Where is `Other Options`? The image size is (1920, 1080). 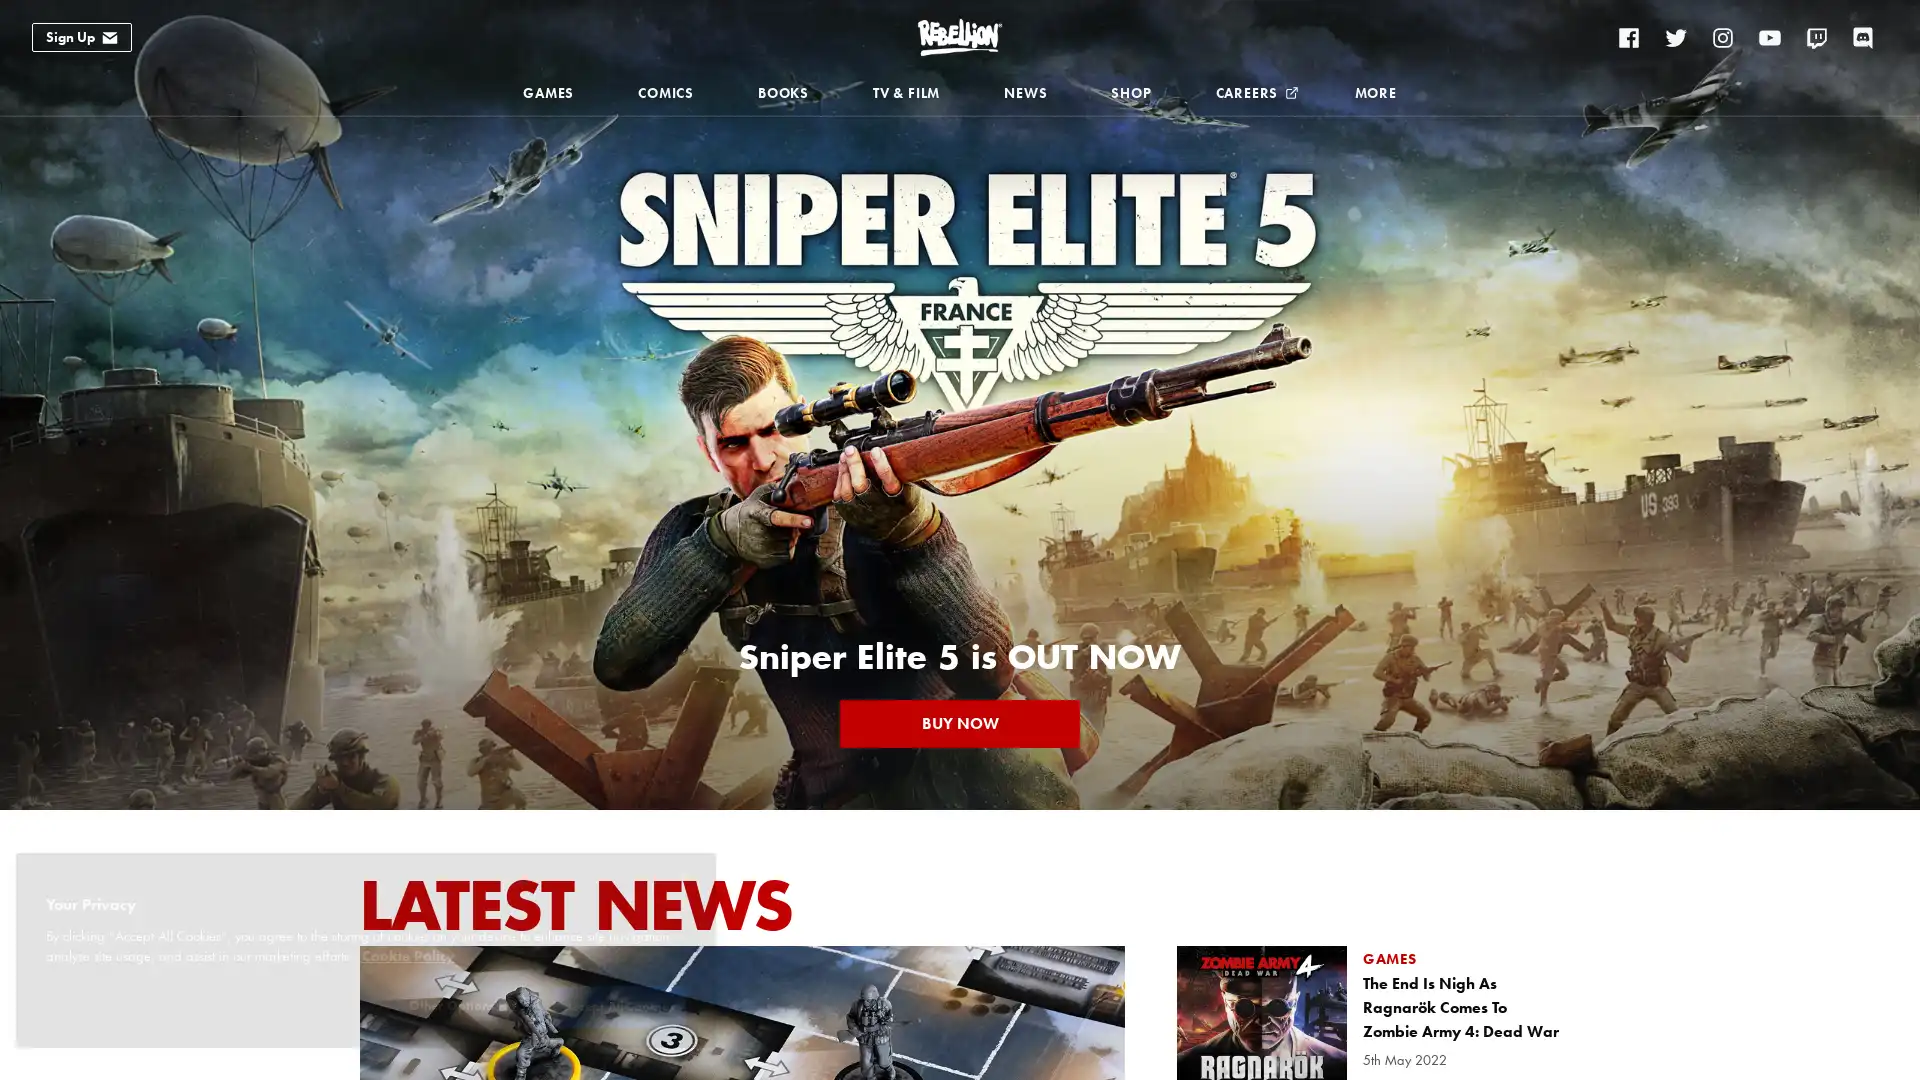 Other Options is located at coordinates (450, 1006).